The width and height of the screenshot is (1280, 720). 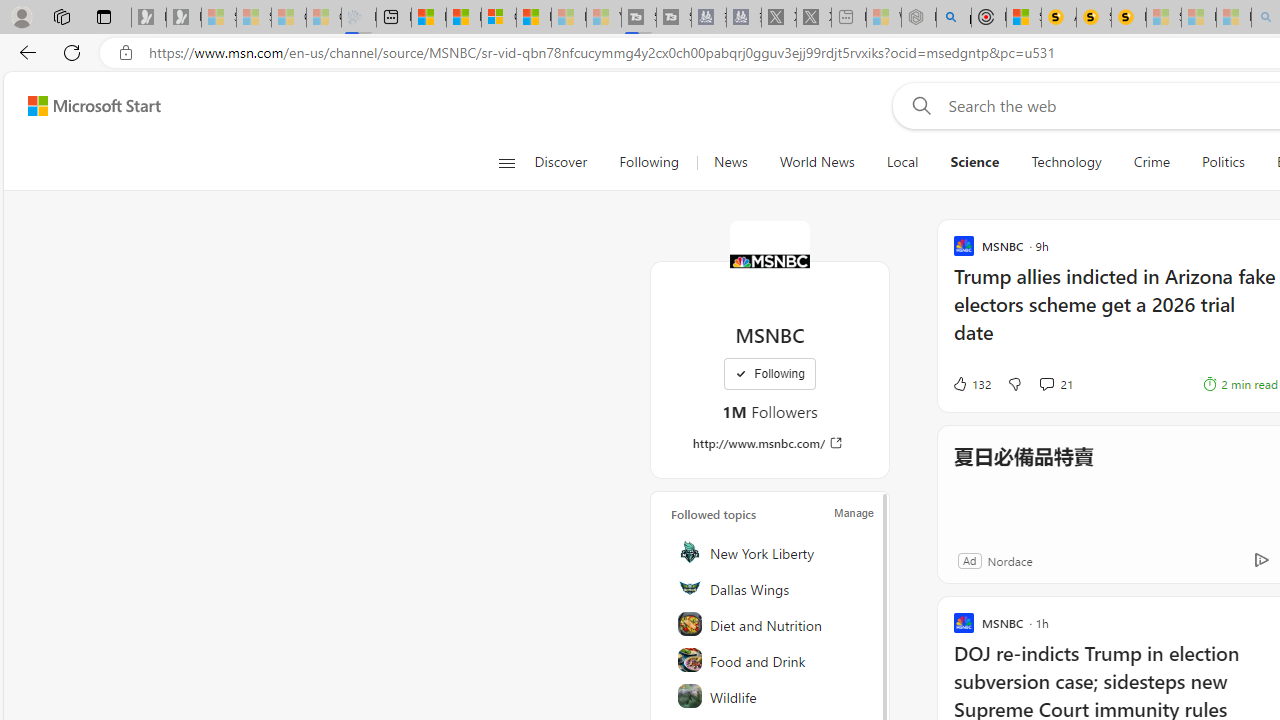 What do you see at coordinates (86, 105) in the screenshot?
I see `'Skip to content'` at bounding box center [86, 105].